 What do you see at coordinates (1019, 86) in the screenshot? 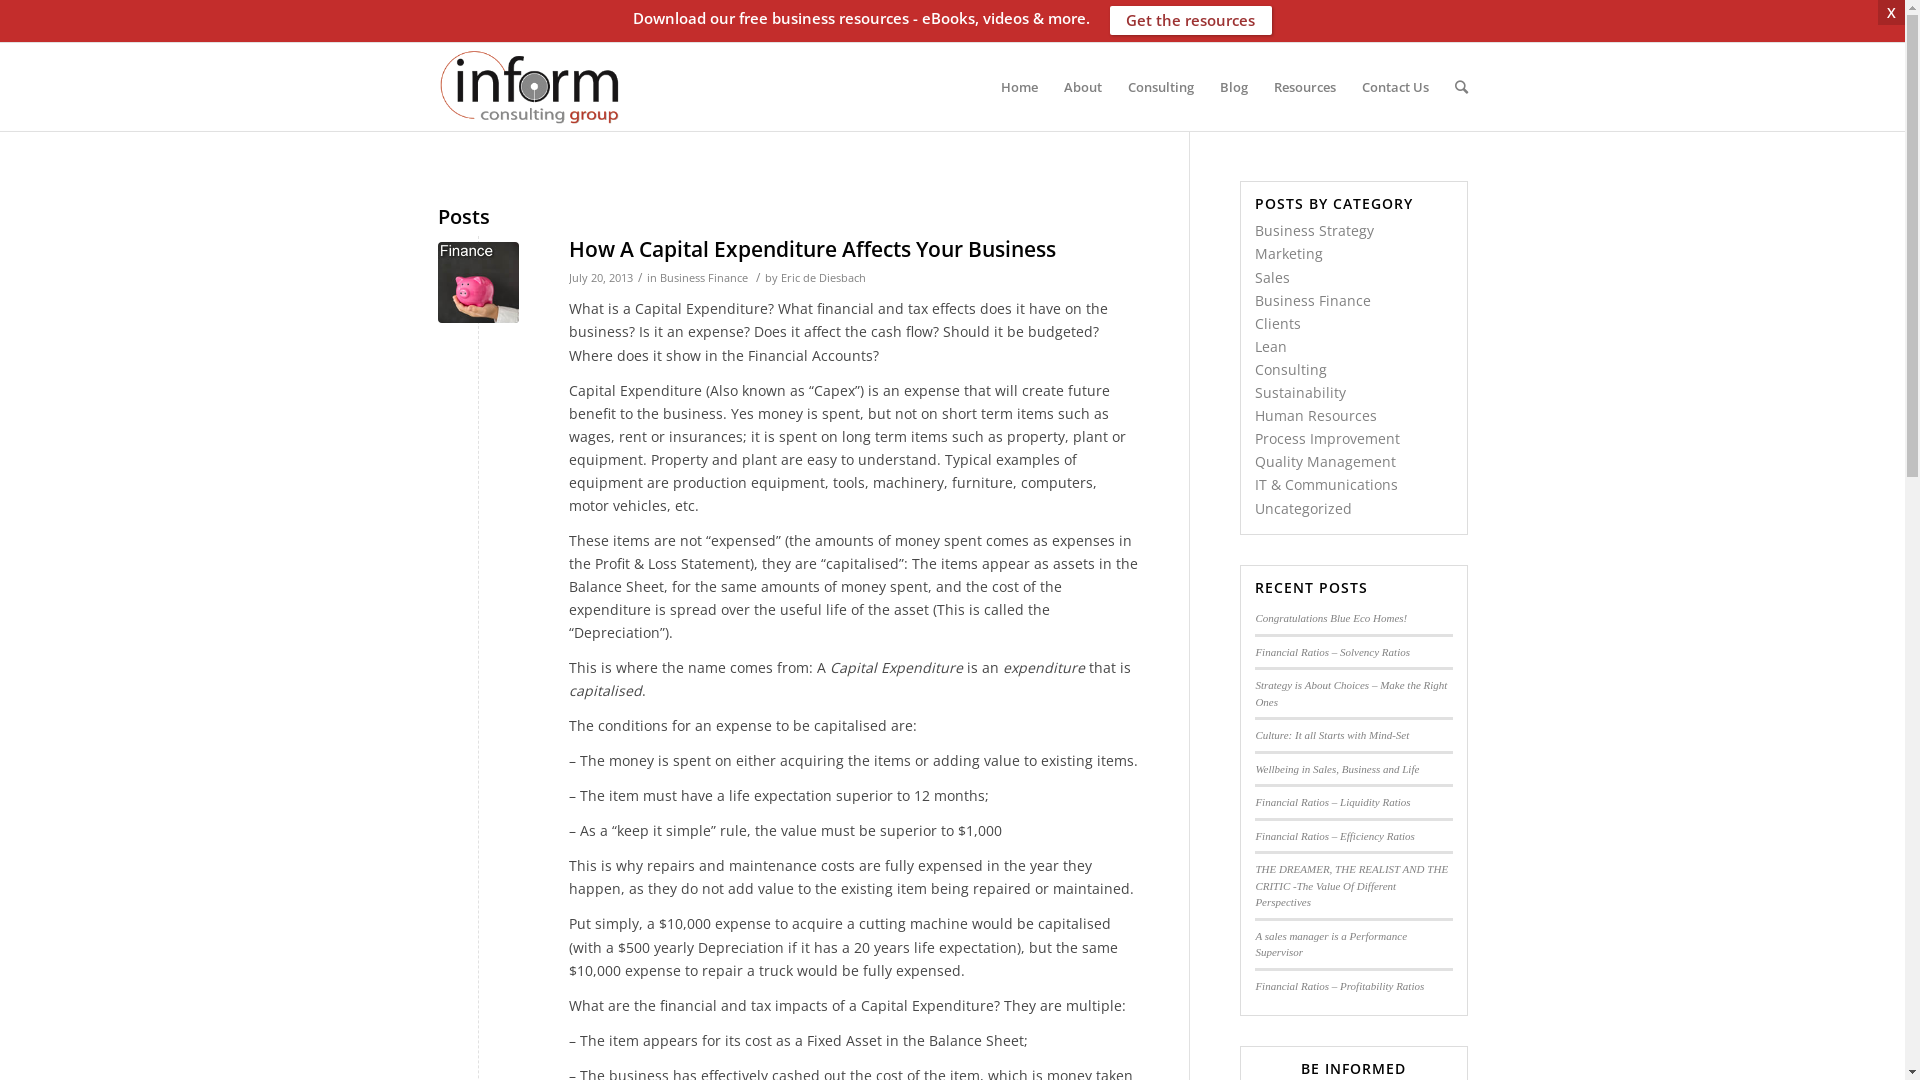
I see `'Home'` at bounding box center [1019, 86].